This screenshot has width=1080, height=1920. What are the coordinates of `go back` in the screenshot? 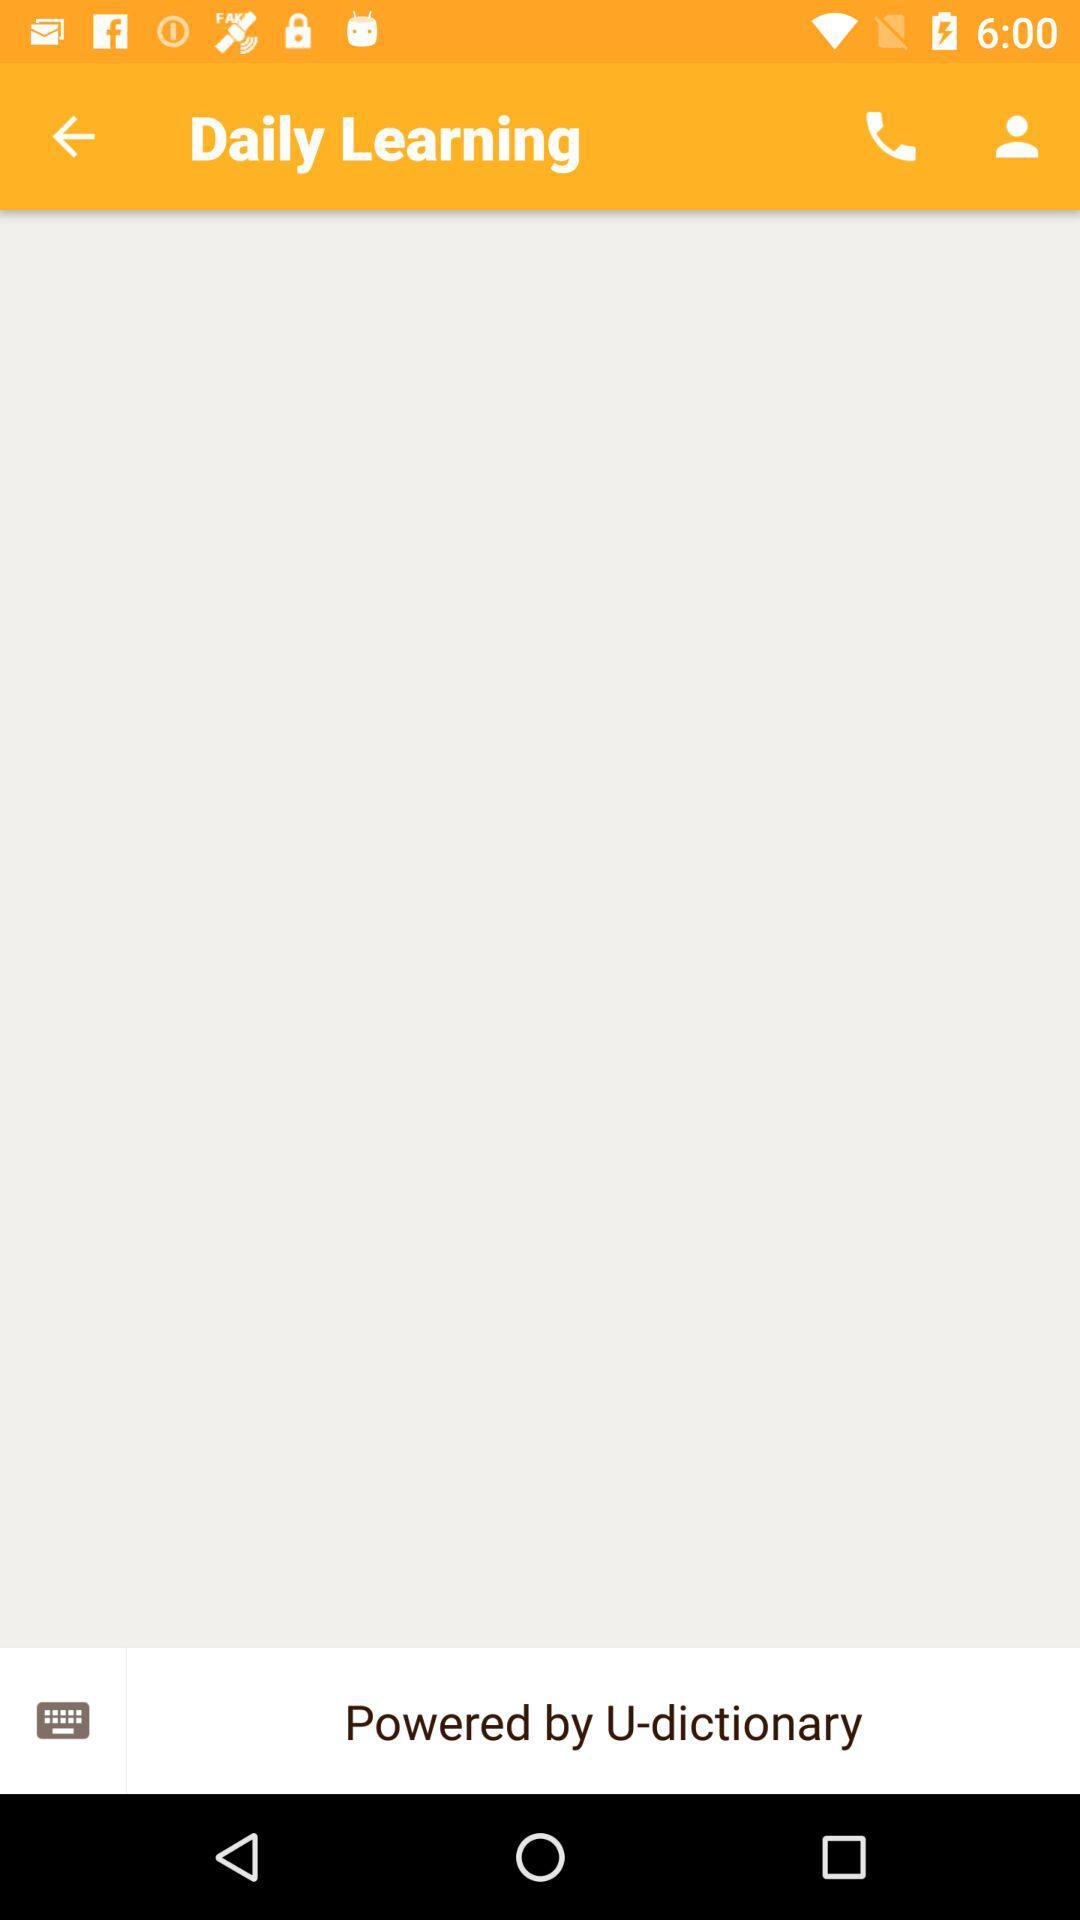 It's located at (72, 135).